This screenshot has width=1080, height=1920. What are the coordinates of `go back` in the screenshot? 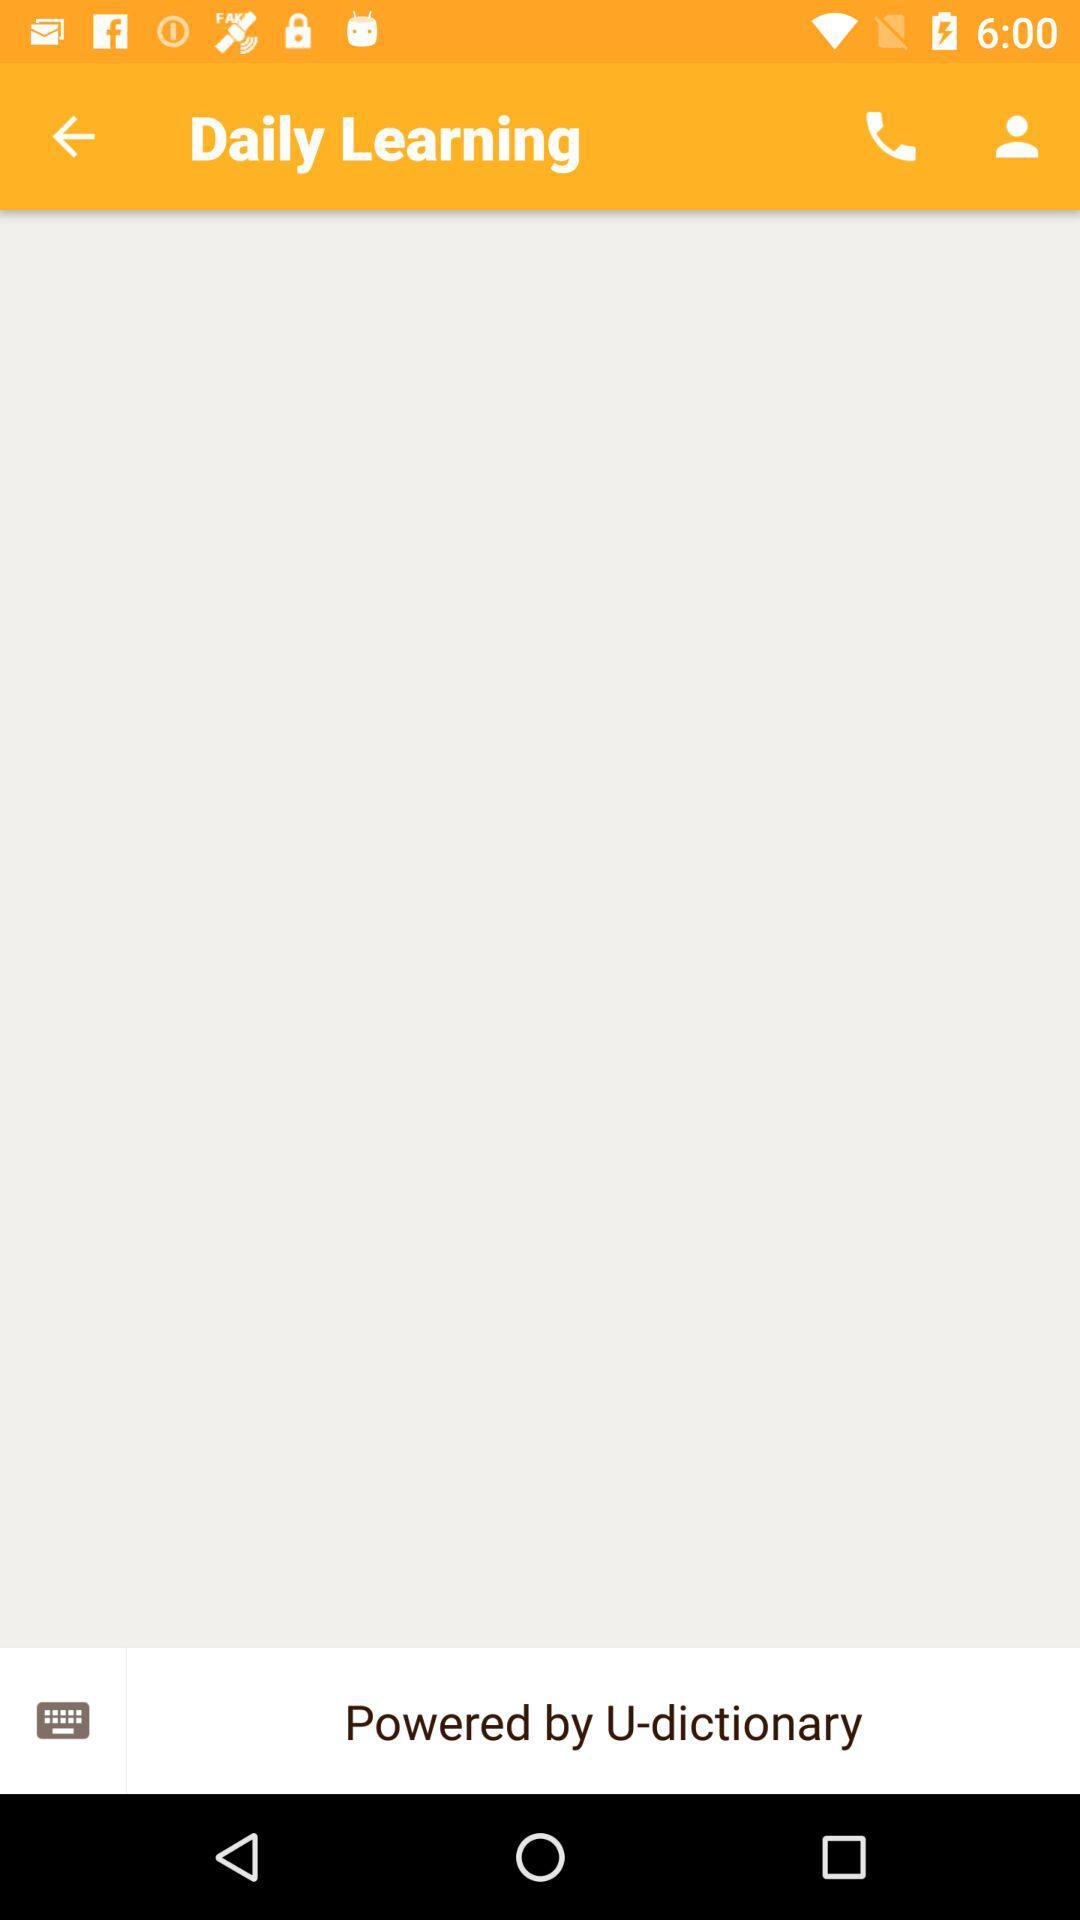 It's located at (72, 135).